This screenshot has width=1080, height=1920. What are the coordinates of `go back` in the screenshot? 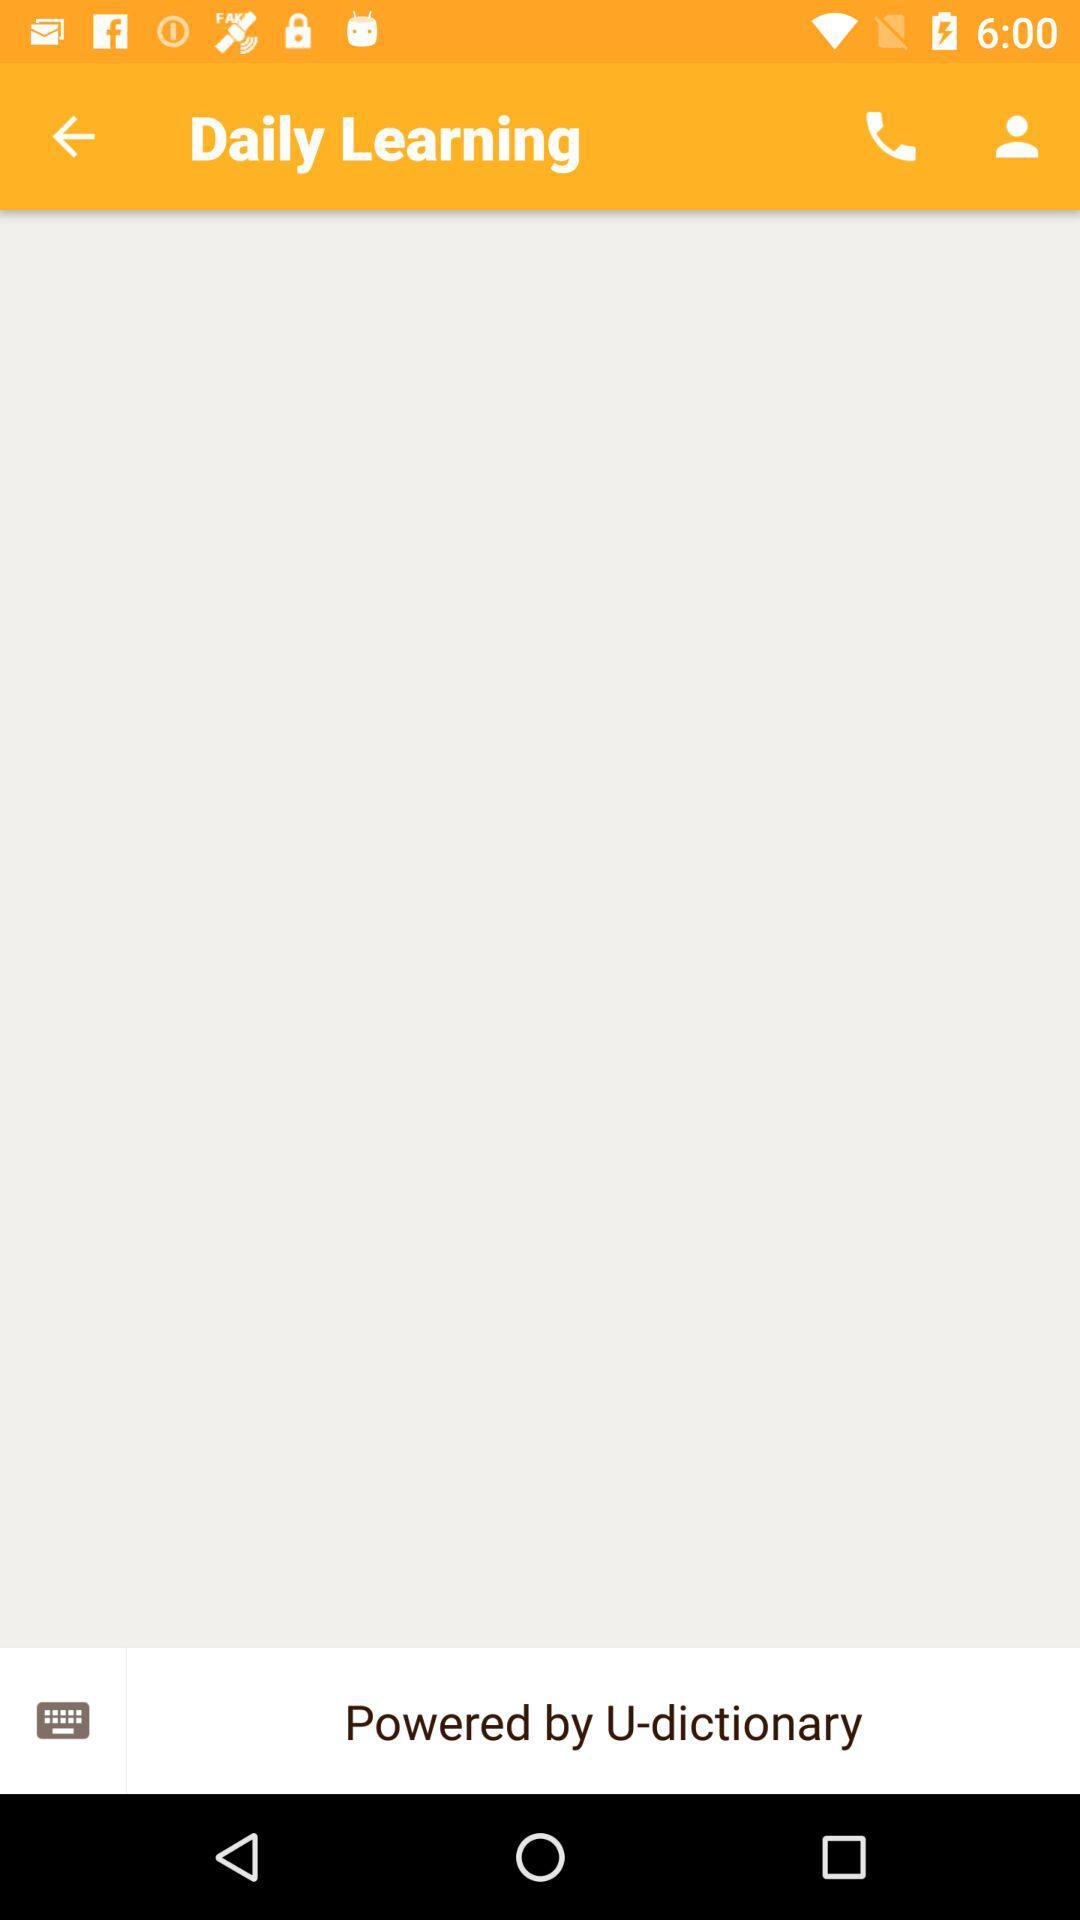 It's located at (72, 135).